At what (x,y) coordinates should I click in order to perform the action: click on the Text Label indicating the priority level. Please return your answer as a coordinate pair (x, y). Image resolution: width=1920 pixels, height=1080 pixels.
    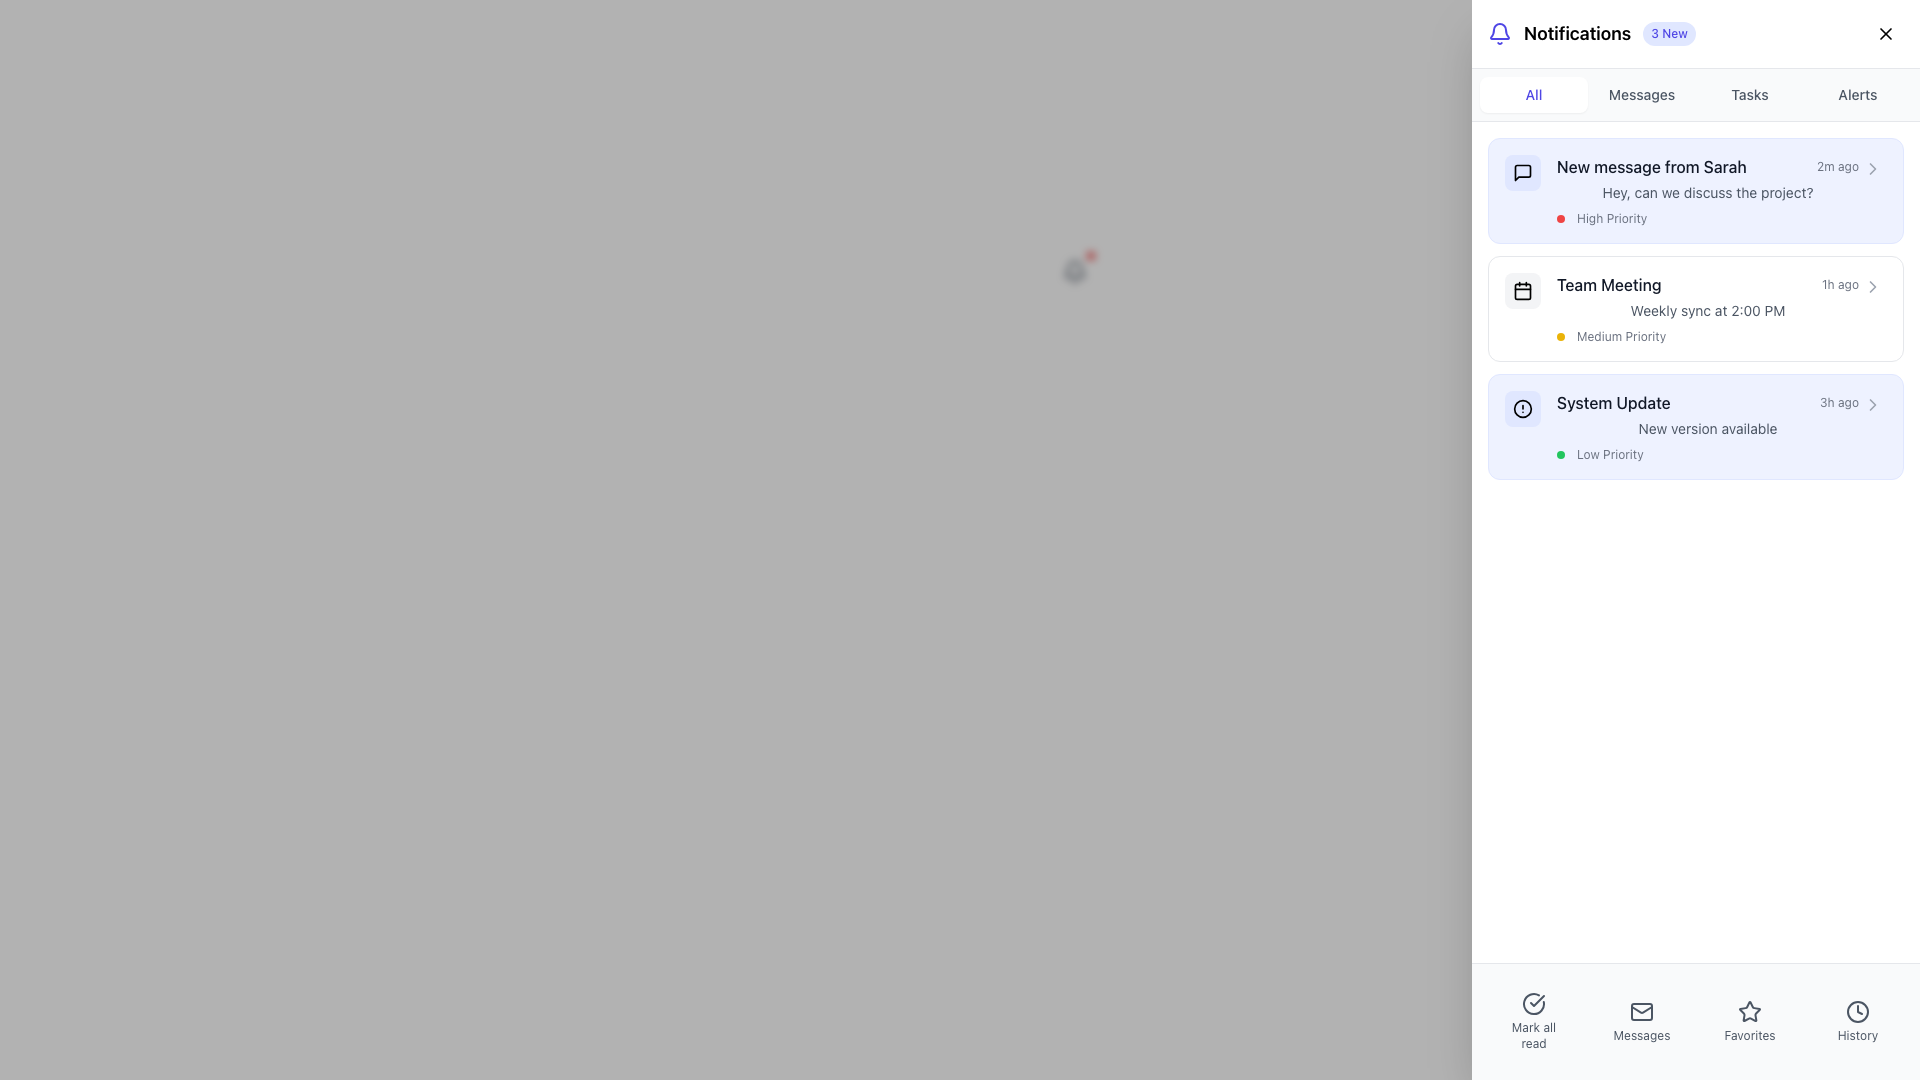
    Looking at the image, I should click on (1610, 455).